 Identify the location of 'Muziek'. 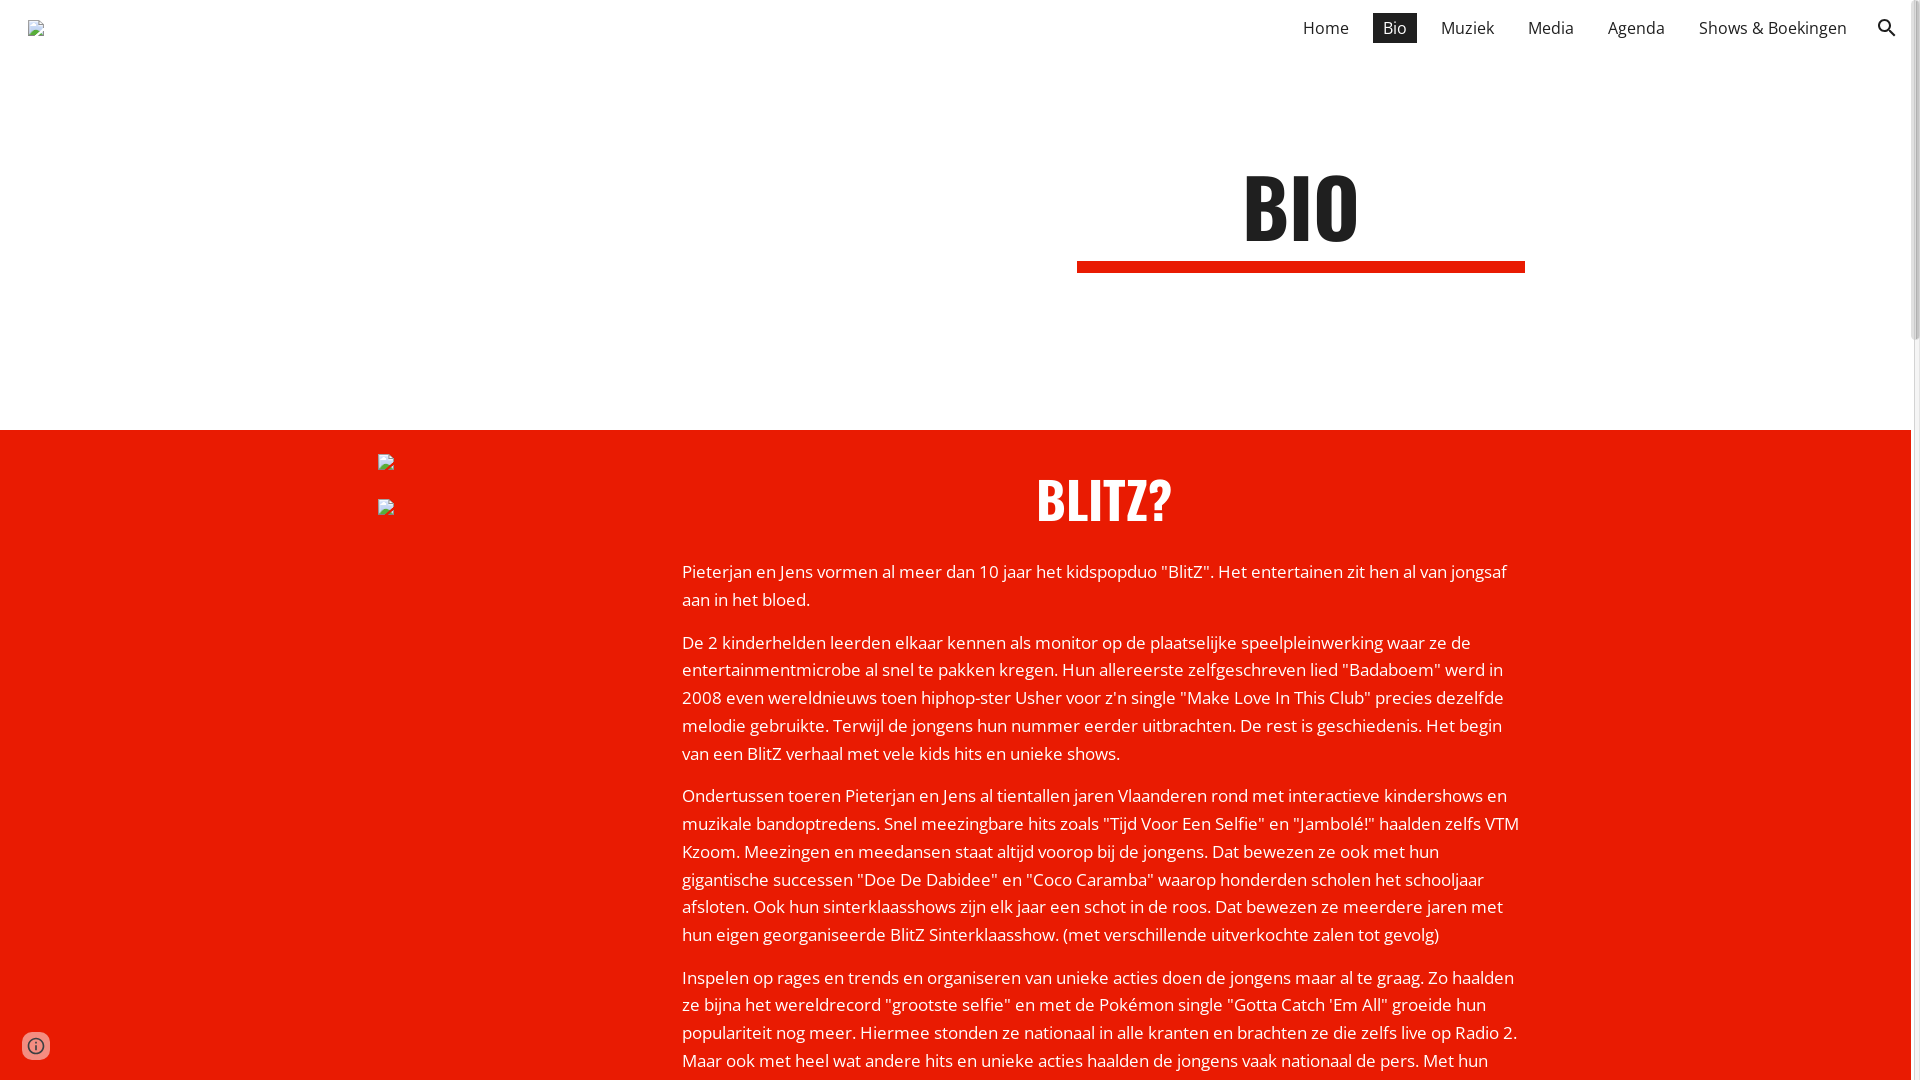
(1429, 27).